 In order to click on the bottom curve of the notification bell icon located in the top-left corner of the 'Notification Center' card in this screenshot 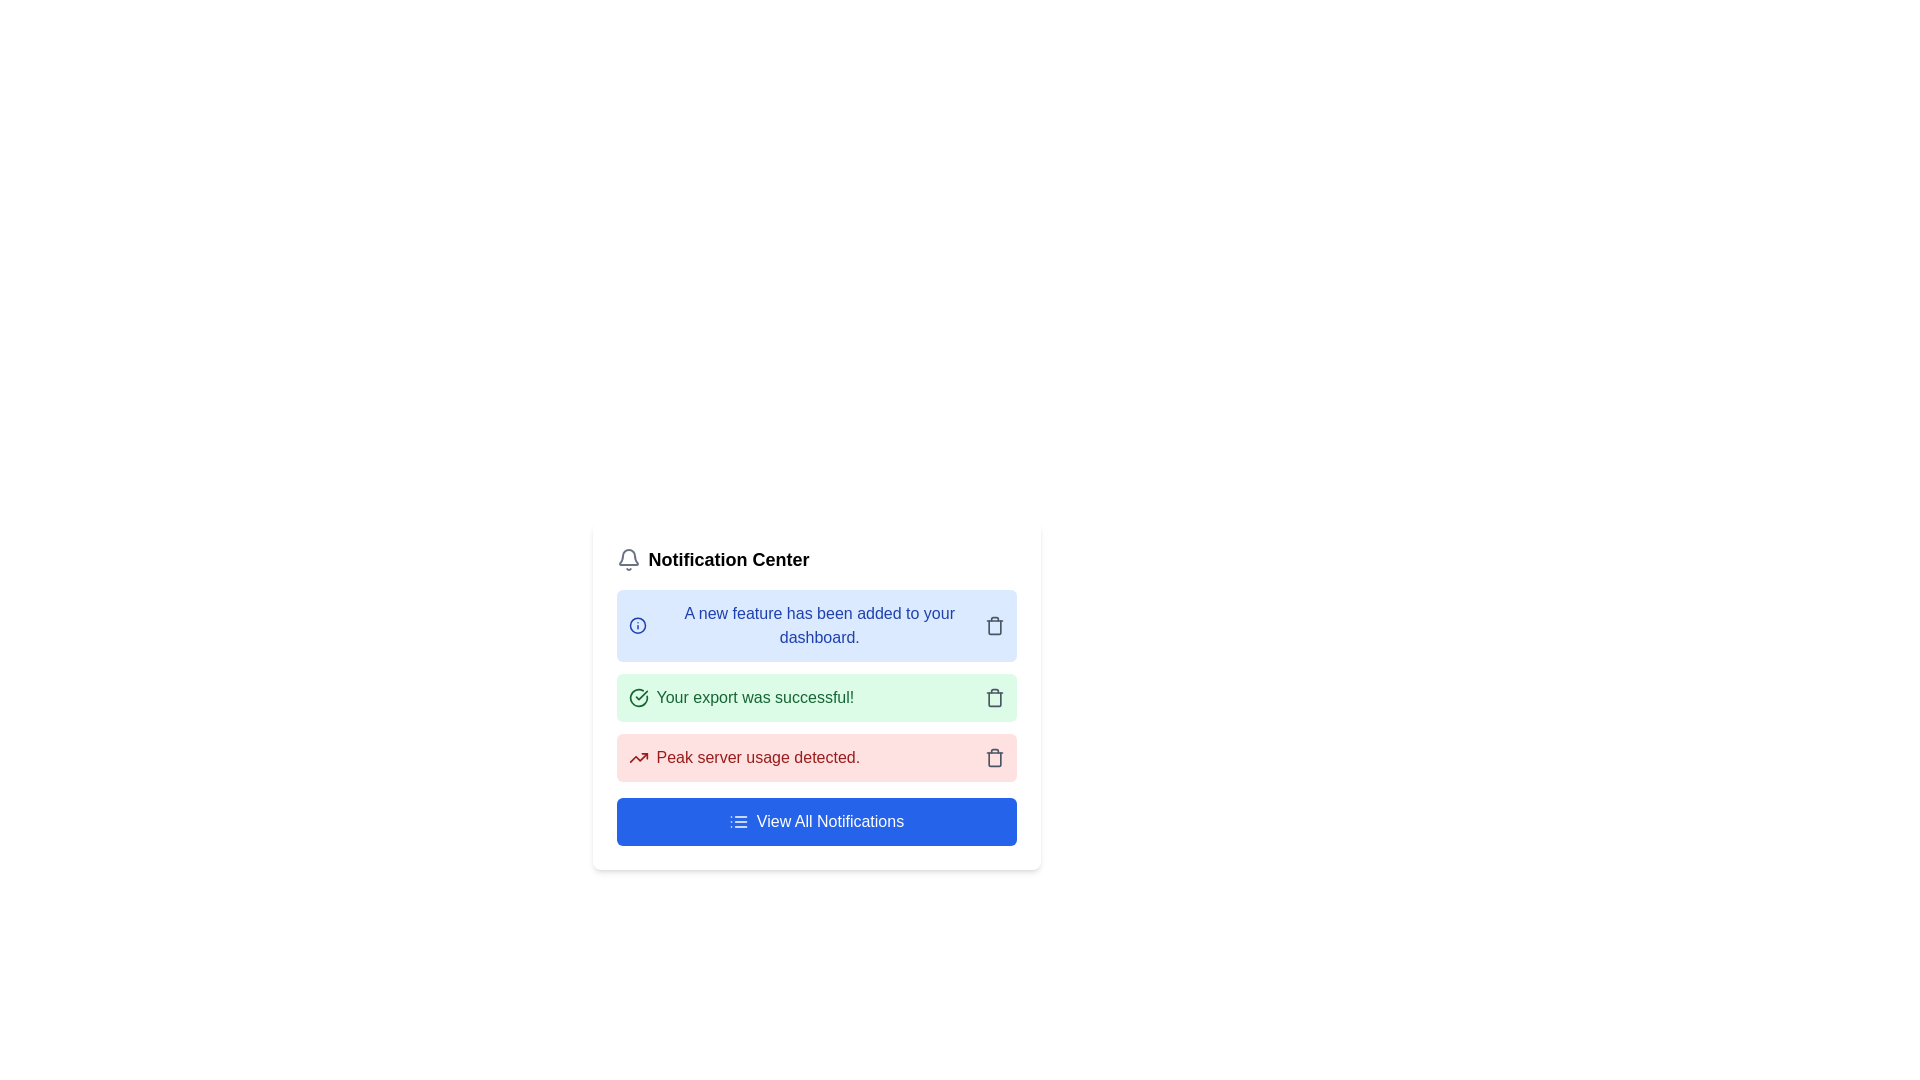, I will do `click(627, 557)`.